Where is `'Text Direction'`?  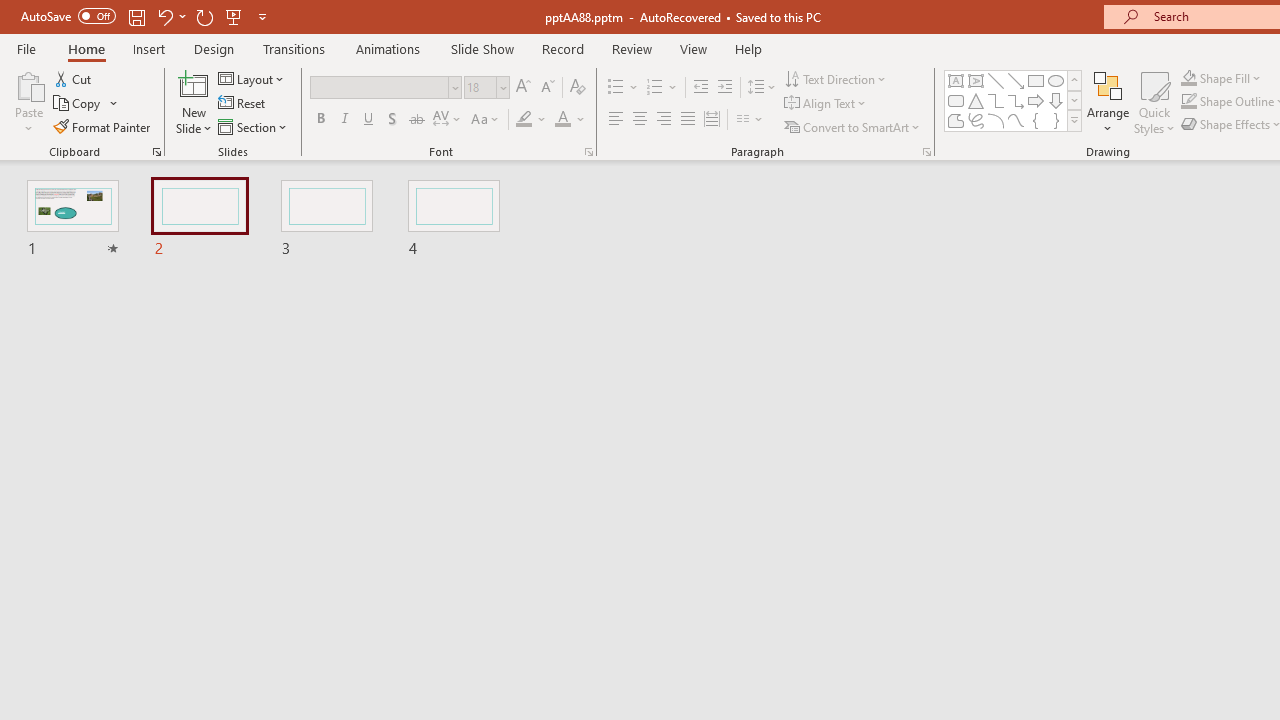
'Text Direction' is located at coordinates (837, 78).